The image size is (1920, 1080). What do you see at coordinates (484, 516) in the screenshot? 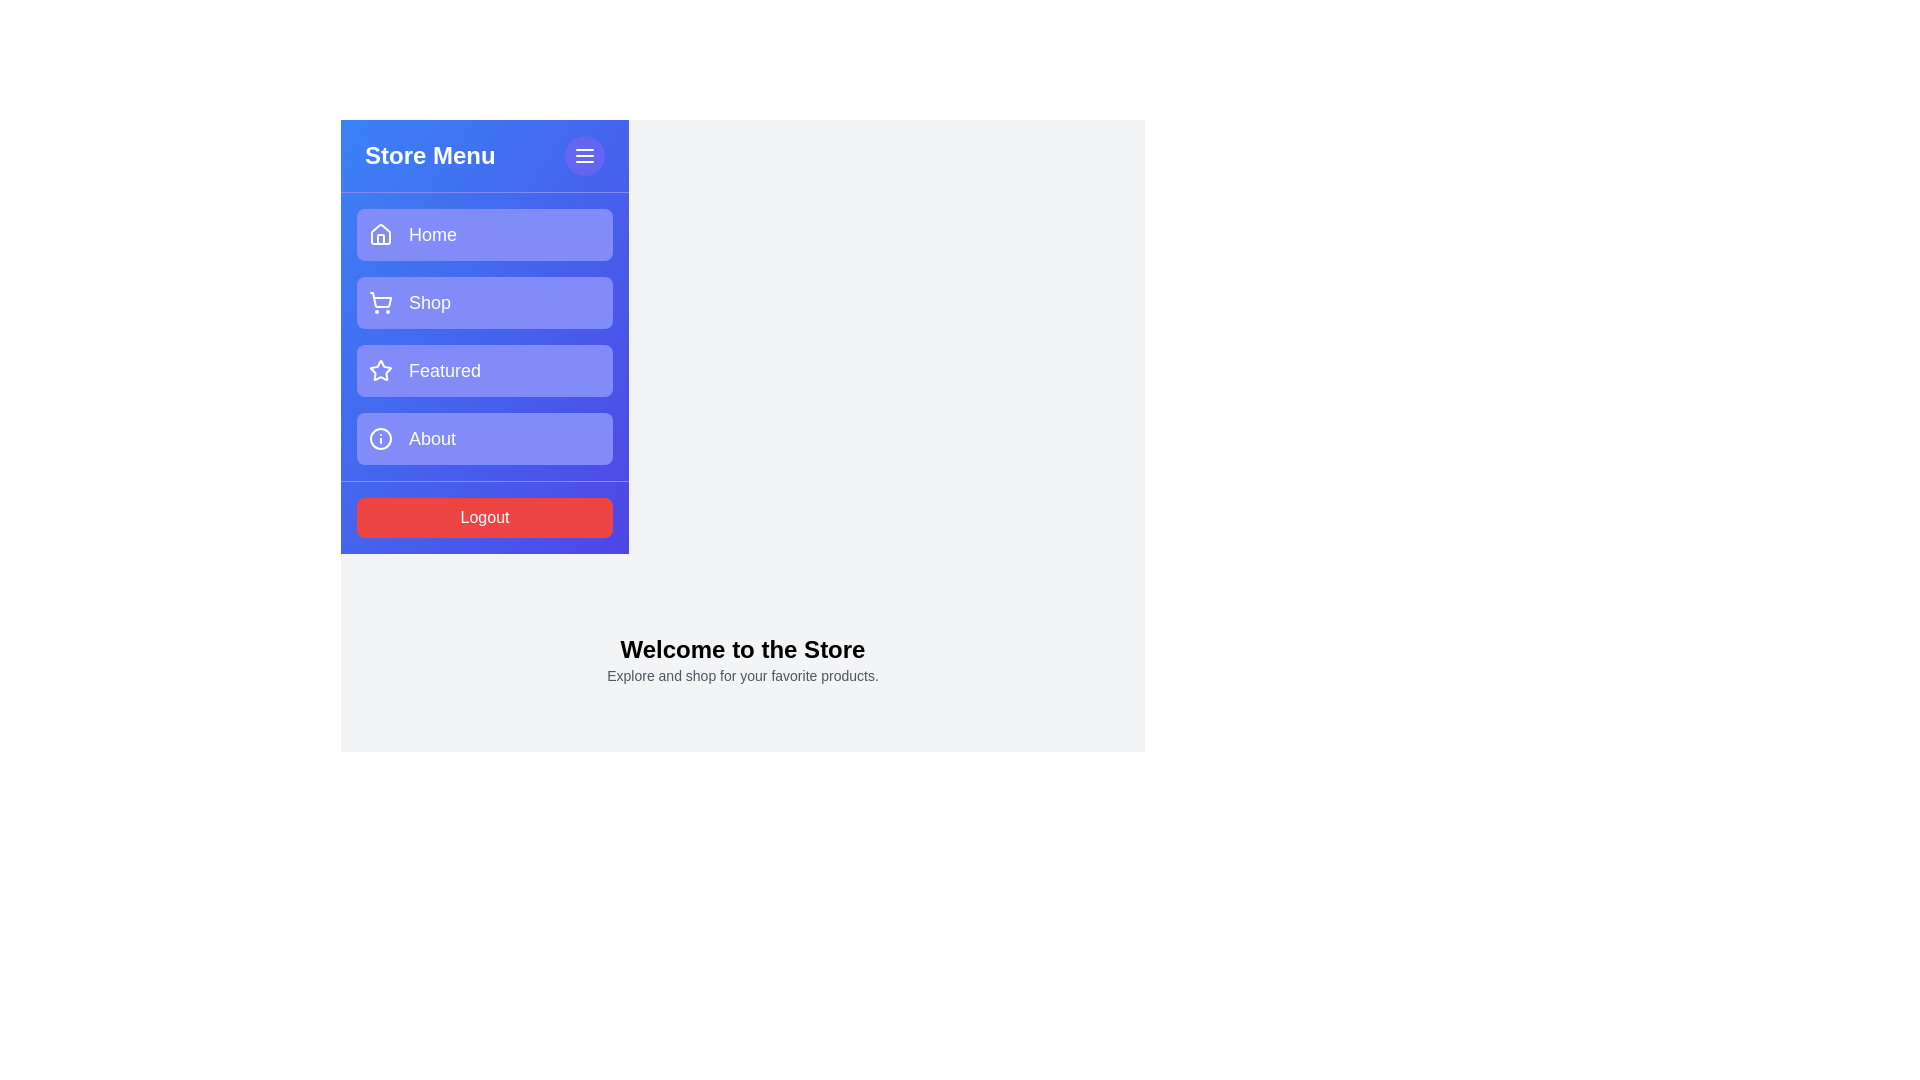
I see `the logout button to perform the logout action` at bounding box center [484, 516].